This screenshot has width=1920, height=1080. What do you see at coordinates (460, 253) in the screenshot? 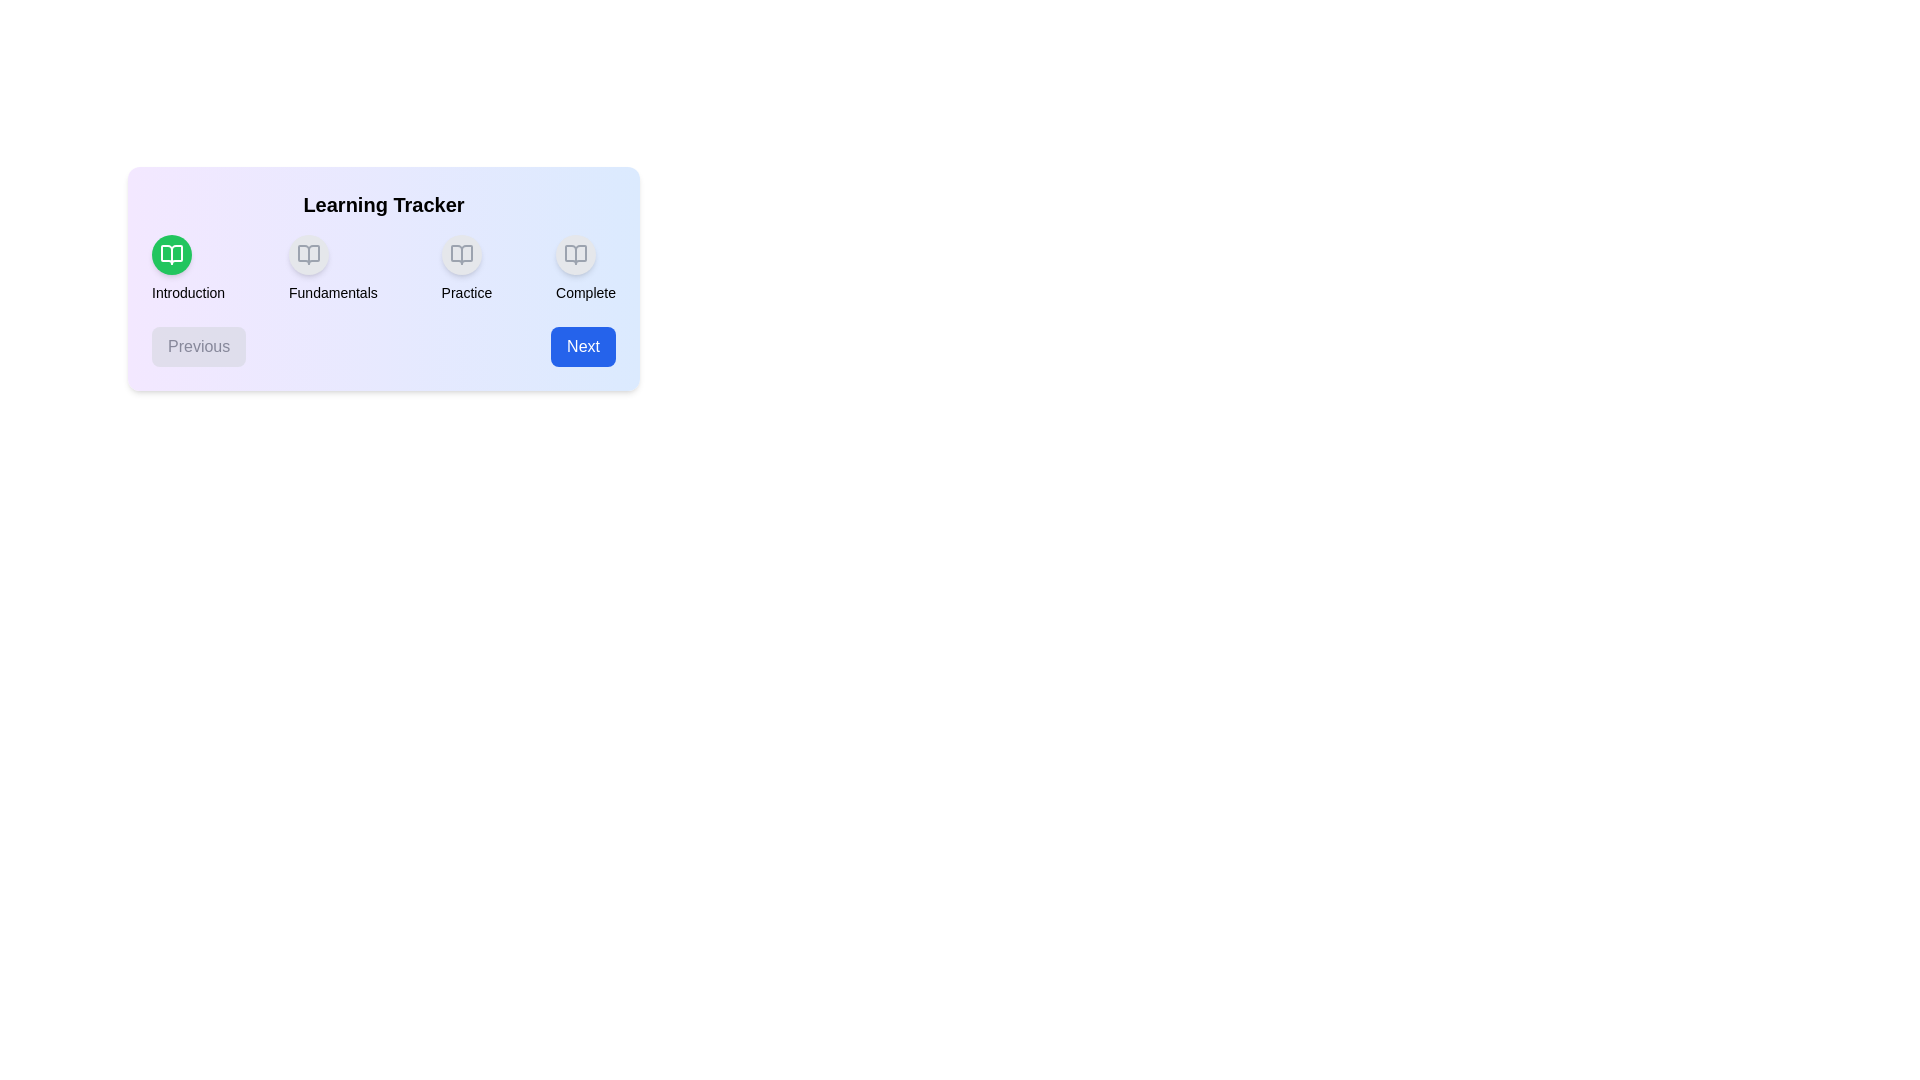
I see `the Circular navigation or status indicator icon located above the 'Practice' label, which indicates interaction for the 'Practice' section` at bounding box center [460, 253].